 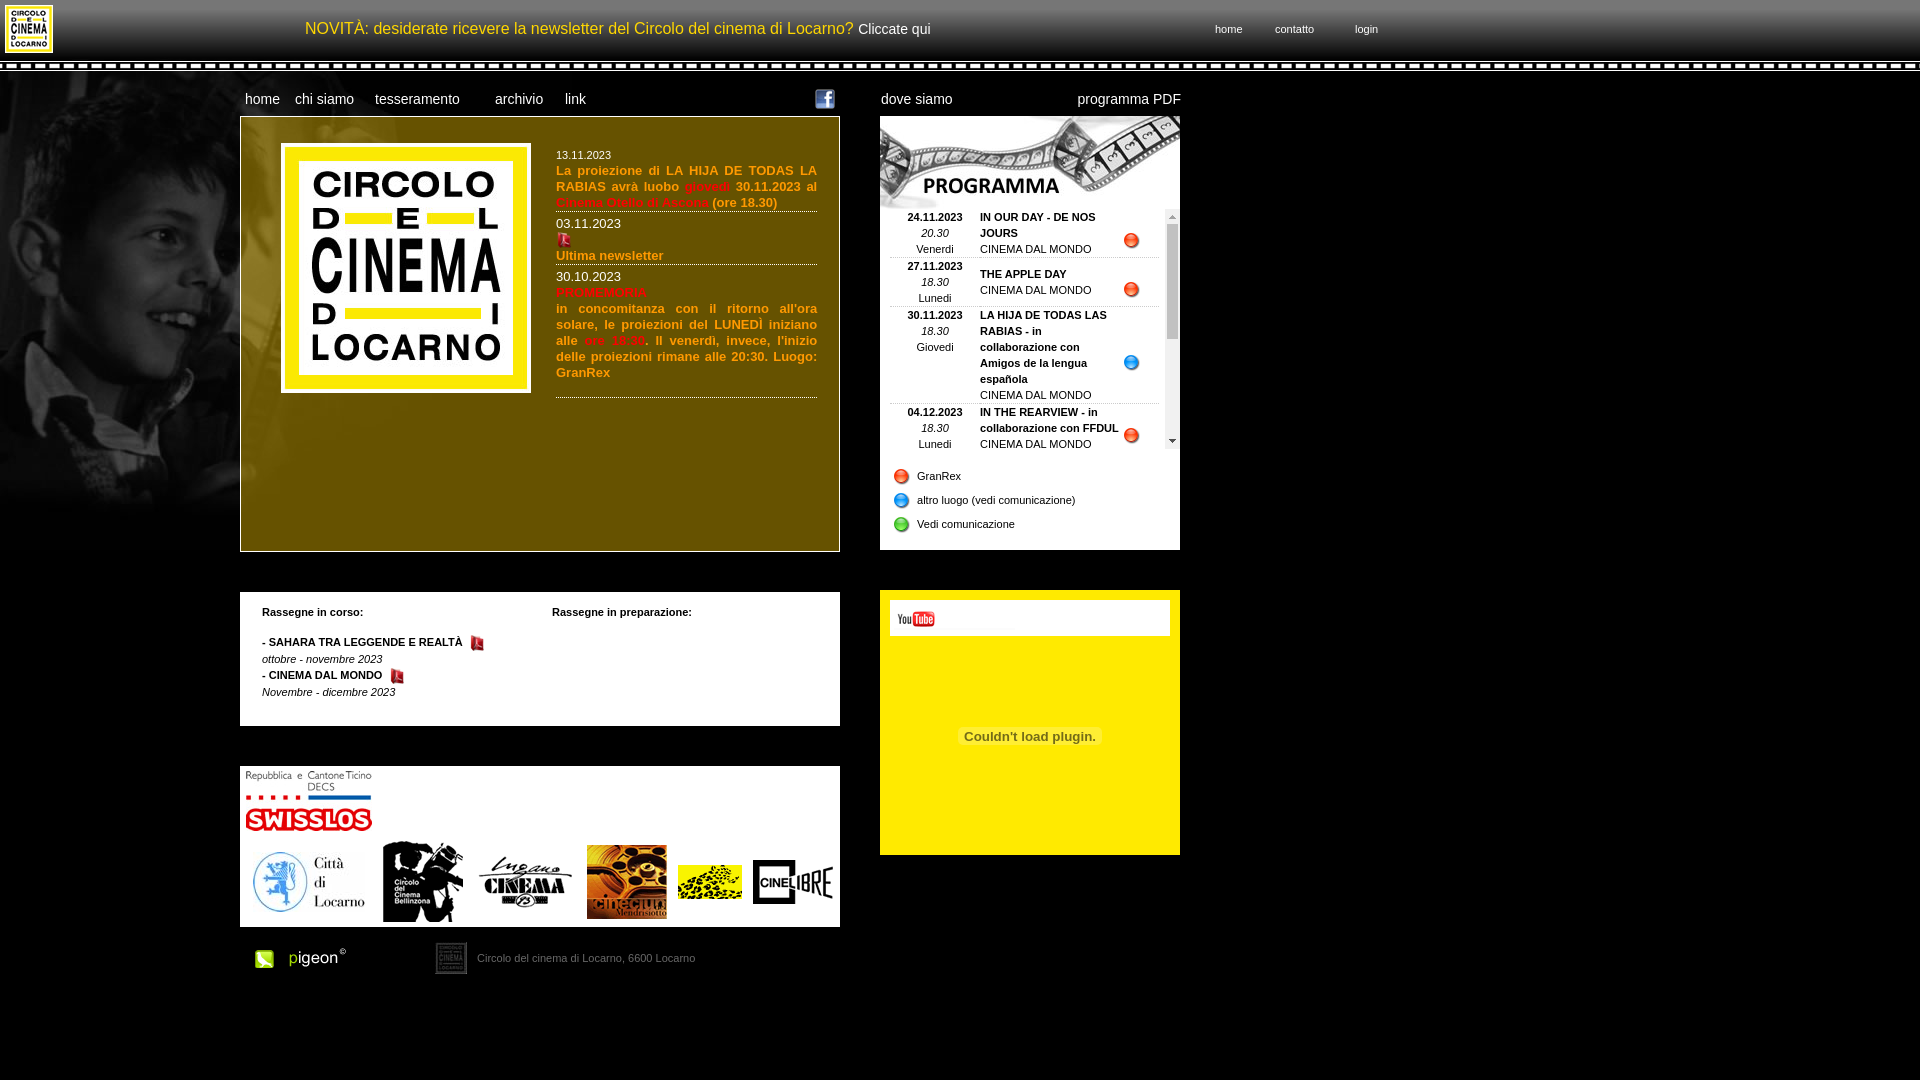 What do you see at coordinates (892, 29) in the screenshot?
I see `'Cliccate qui'` at bounding box center [892, 29].